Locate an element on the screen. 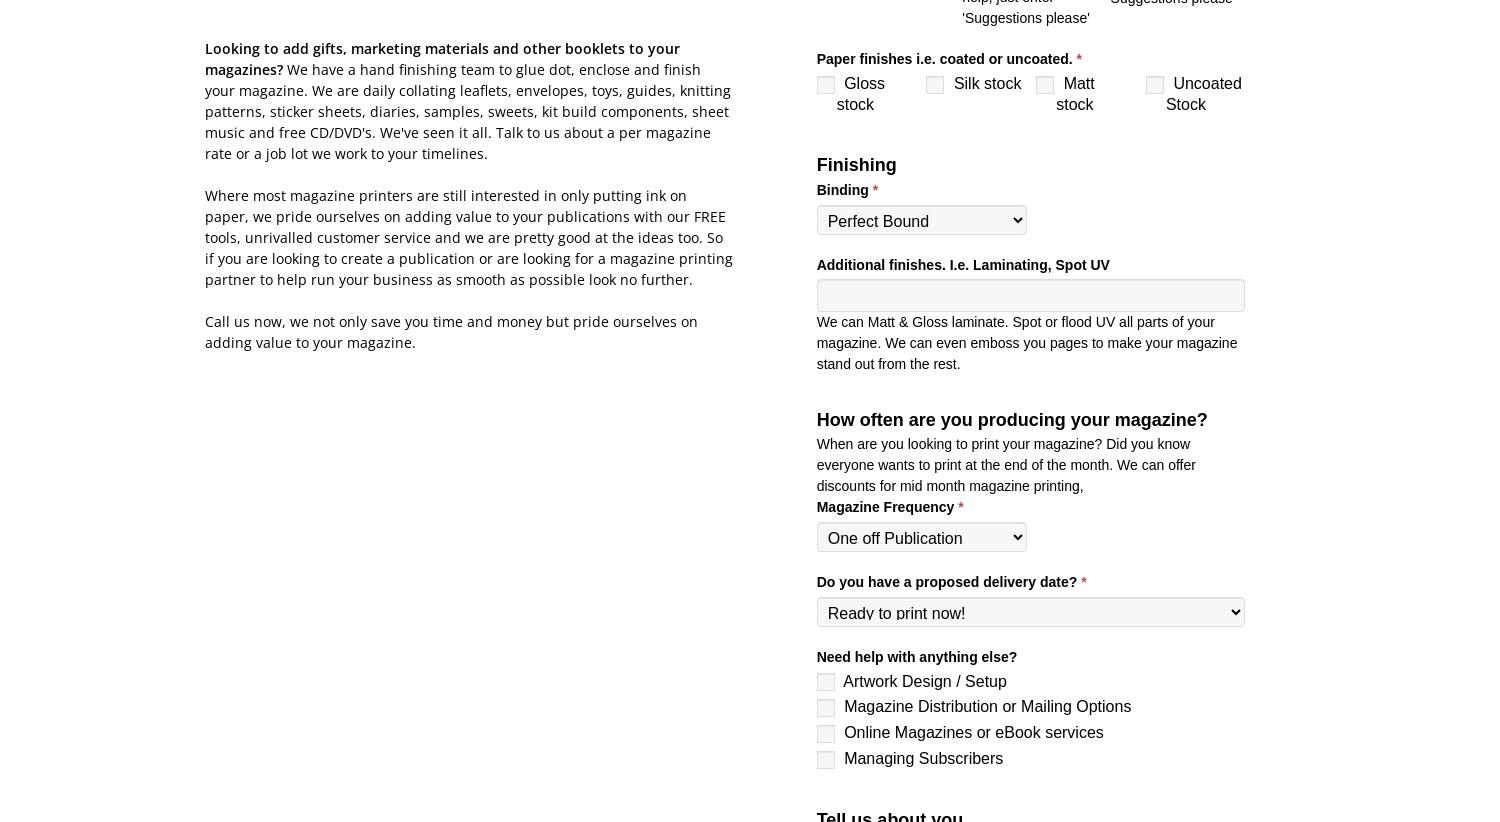  'Uncoated Stock' is located at coordinates (1202, 91).